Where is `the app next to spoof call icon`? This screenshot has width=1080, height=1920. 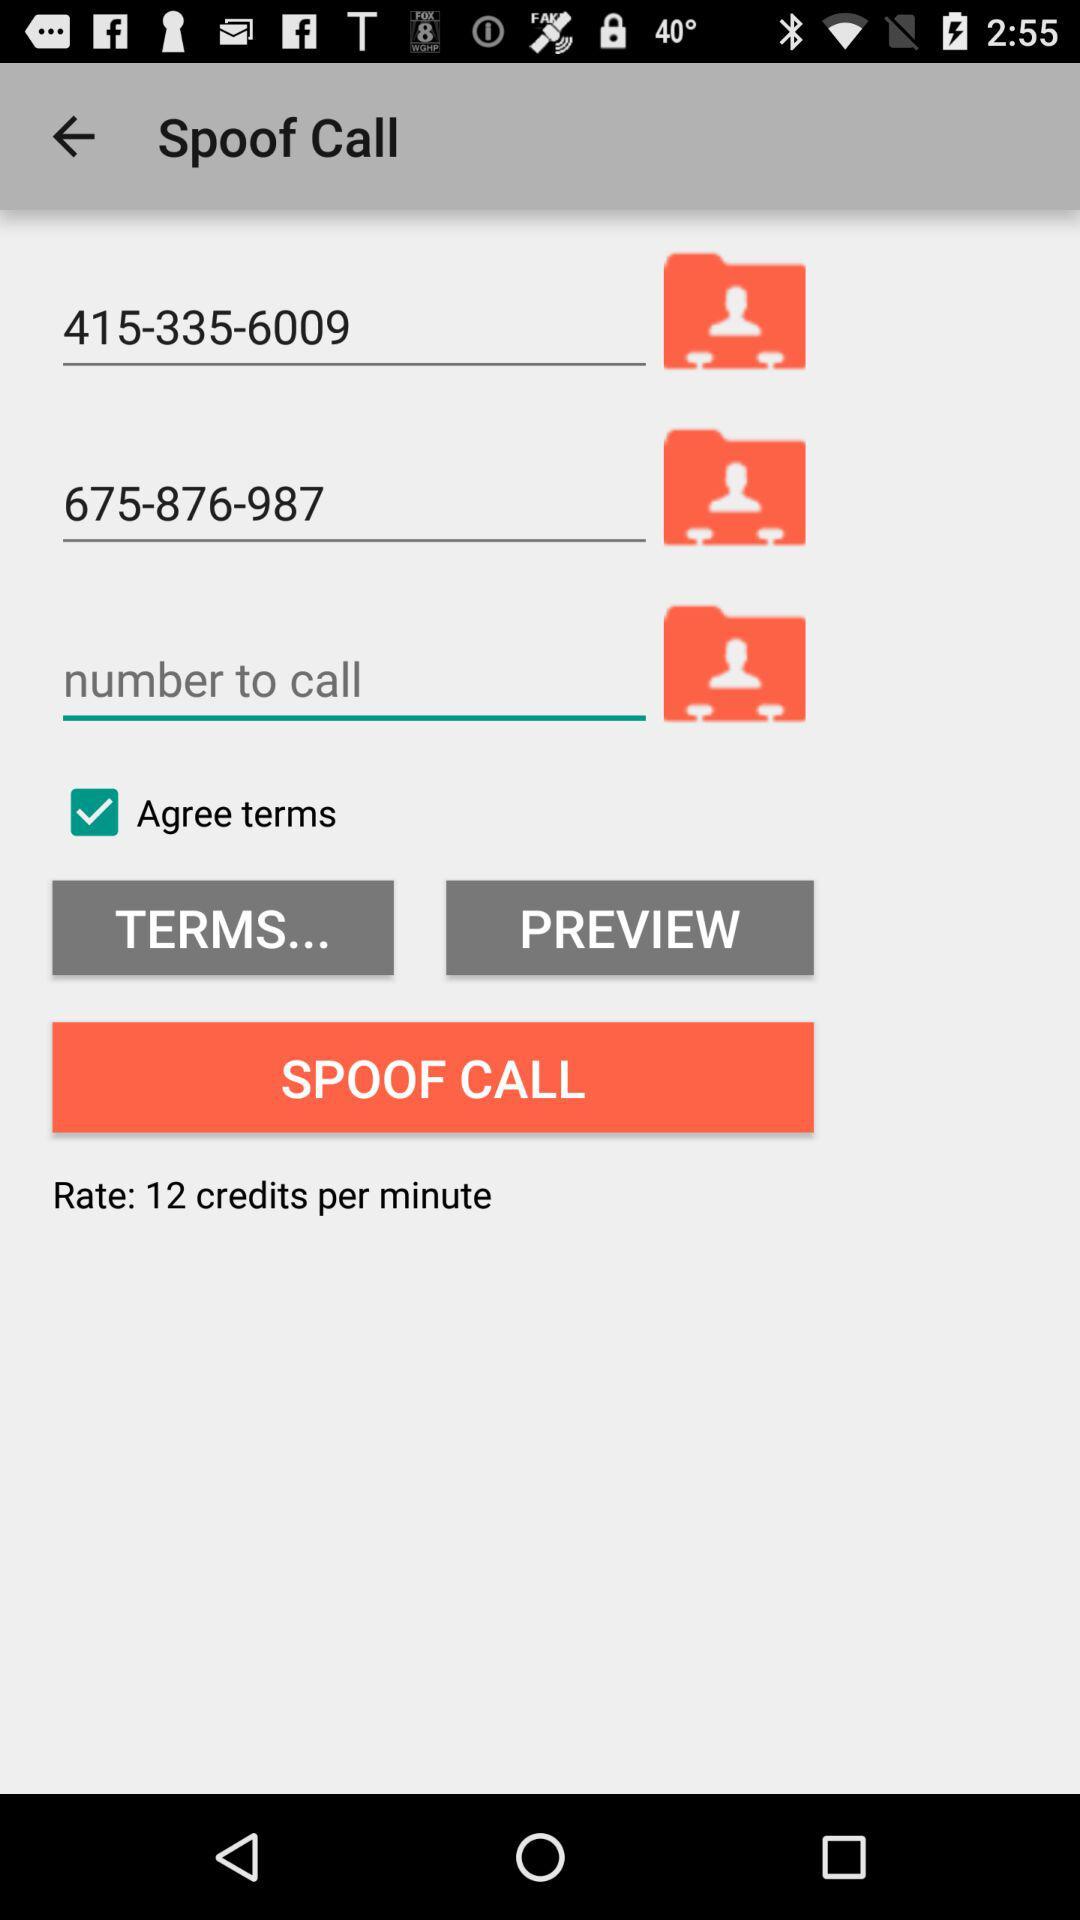 the app next to spoof call icon is located at coordinates (72, 135).